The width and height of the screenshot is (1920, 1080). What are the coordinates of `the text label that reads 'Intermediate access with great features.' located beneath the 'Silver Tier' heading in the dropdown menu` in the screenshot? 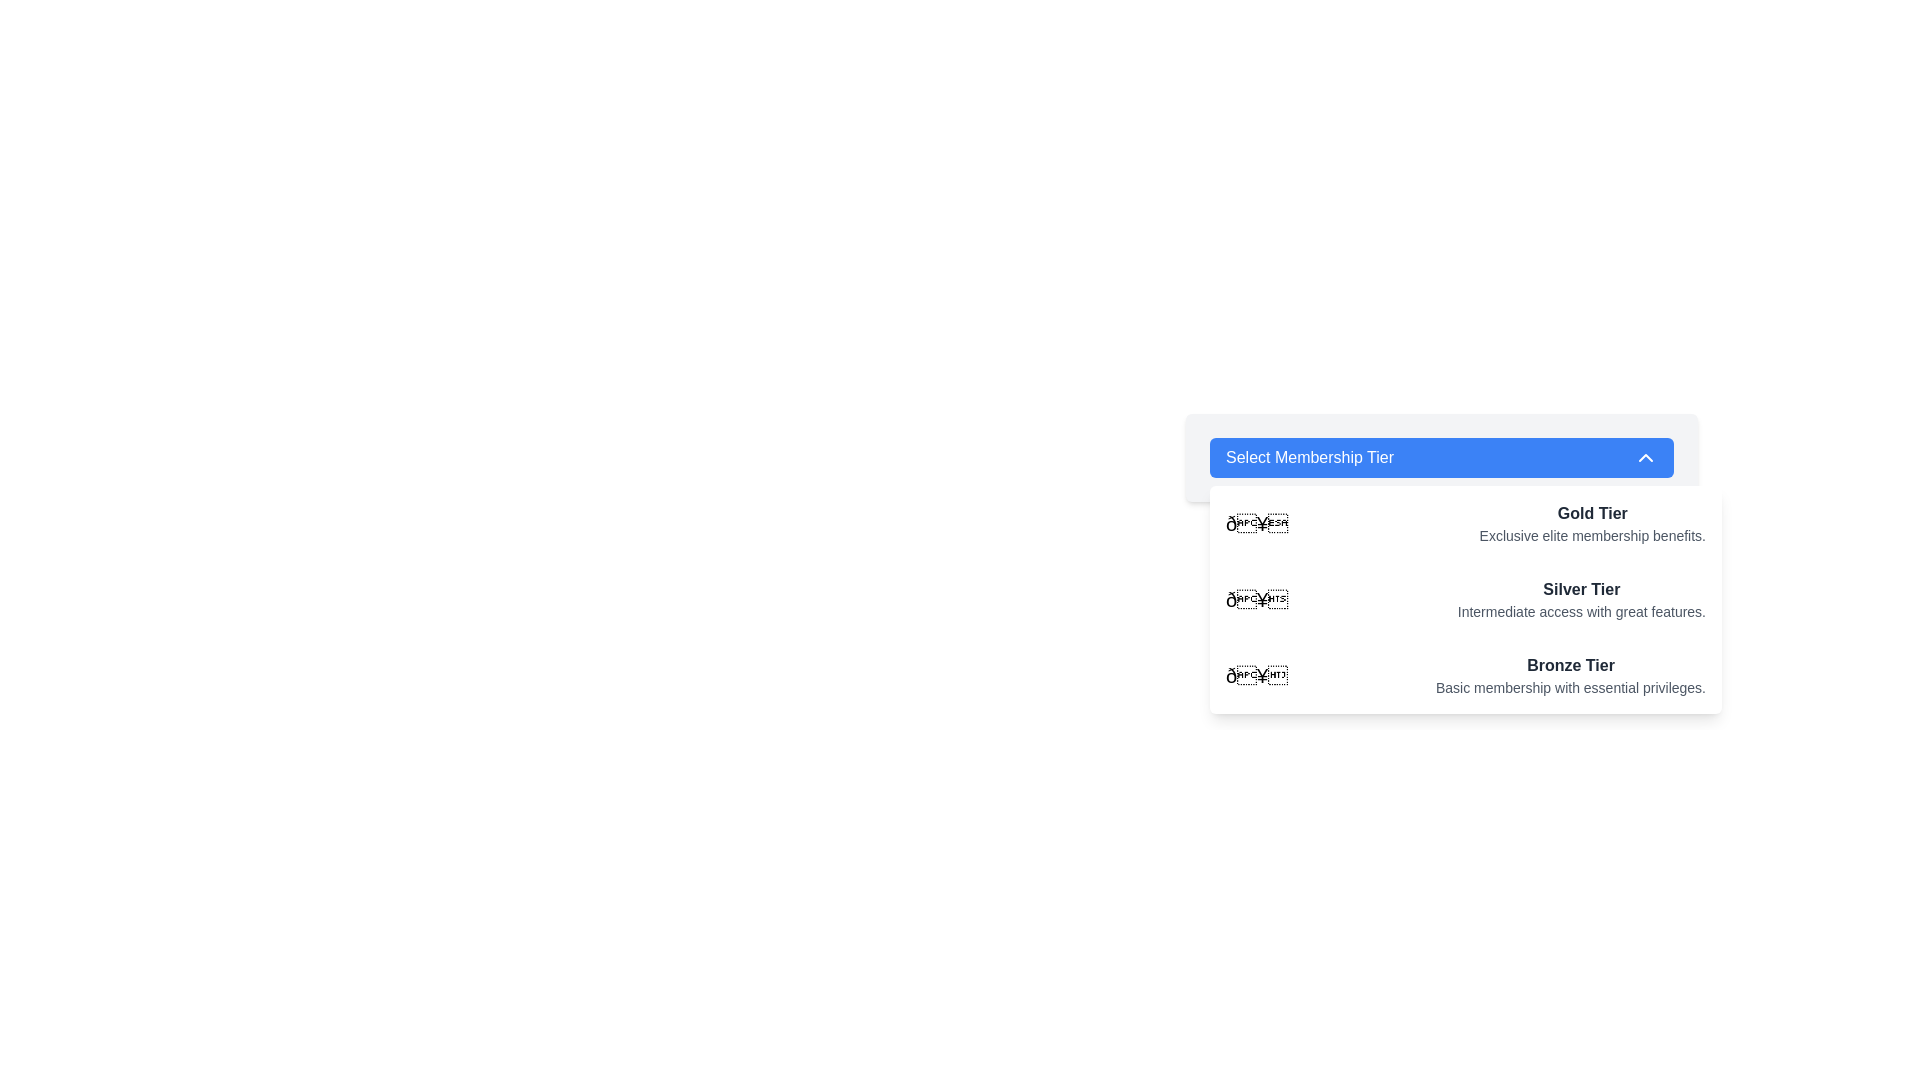 It's located at (1580, 611).